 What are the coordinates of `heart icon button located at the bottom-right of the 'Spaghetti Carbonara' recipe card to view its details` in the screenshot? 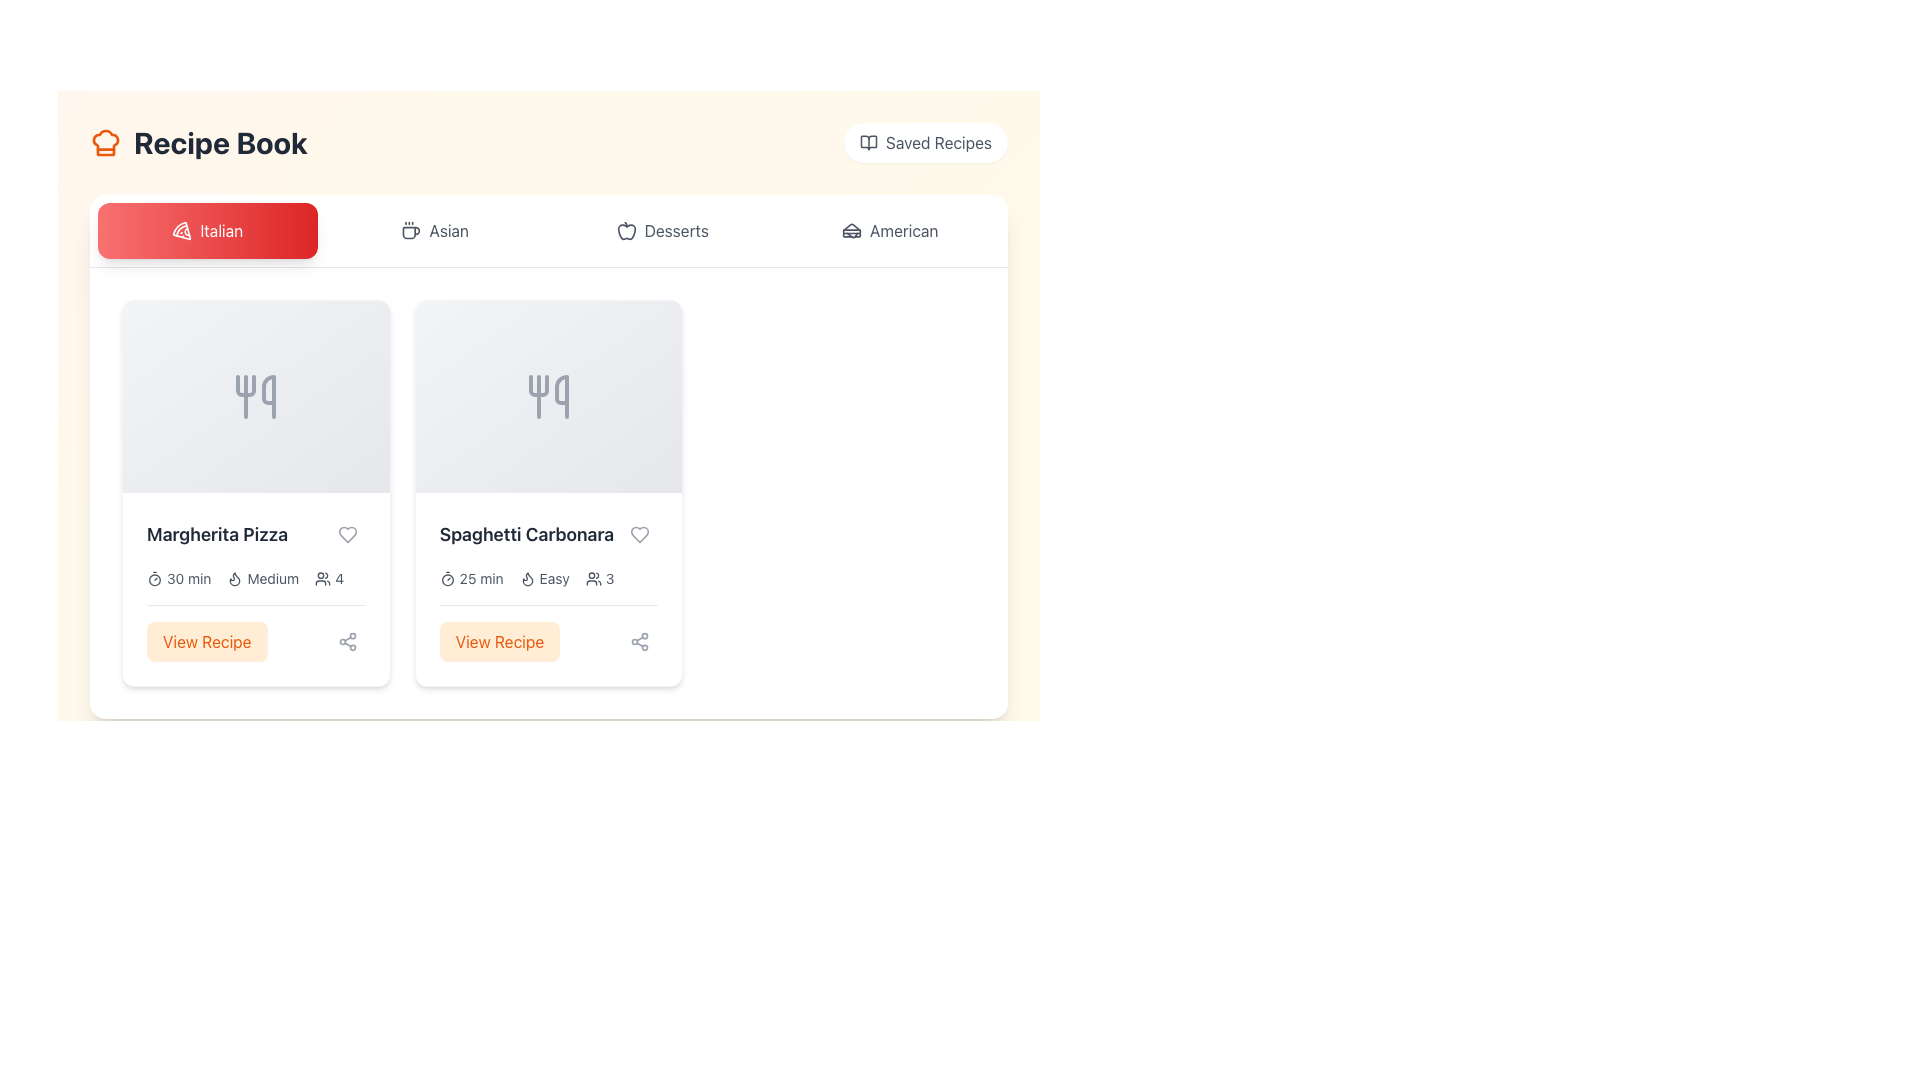 It's located at (640, 534).